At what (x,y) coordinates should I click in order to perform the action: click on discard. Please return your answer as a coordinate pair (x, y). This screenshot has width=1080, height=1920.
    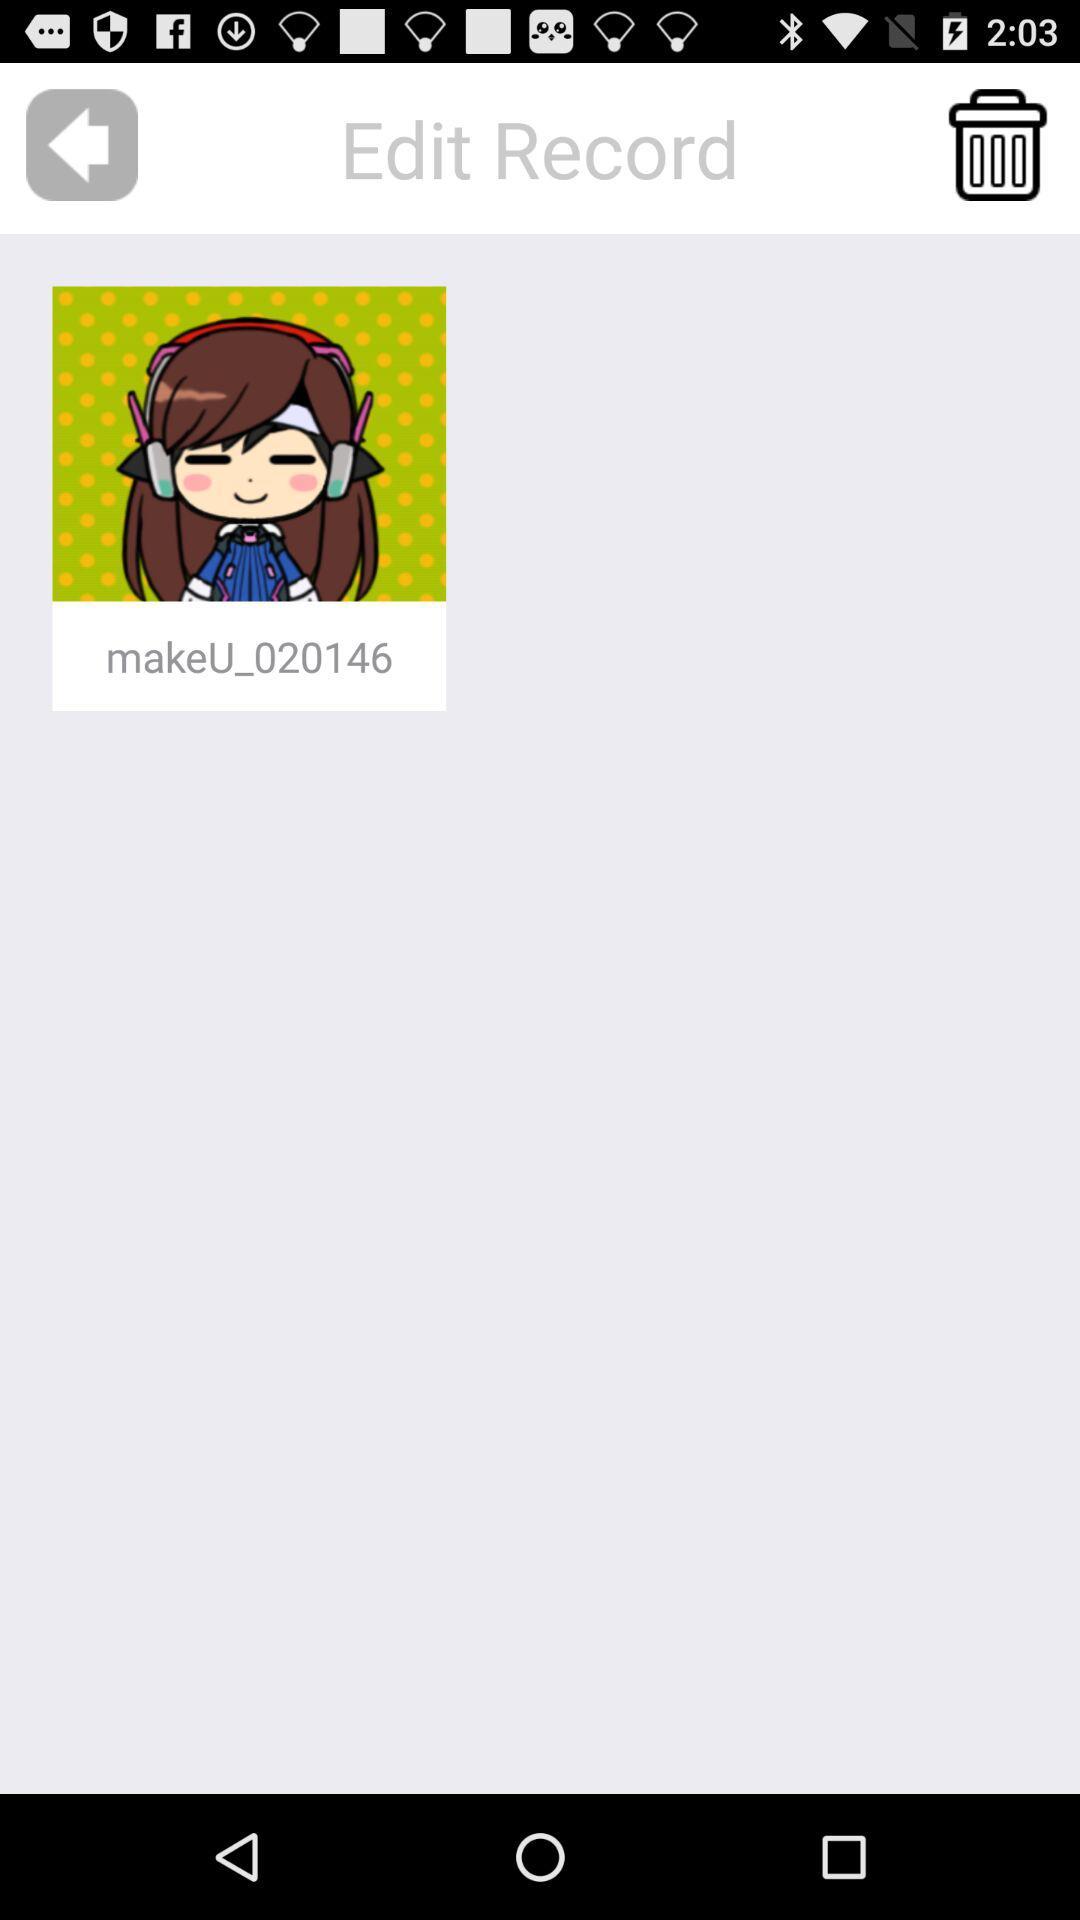
    Looking at the image, I should click on (997, 144).